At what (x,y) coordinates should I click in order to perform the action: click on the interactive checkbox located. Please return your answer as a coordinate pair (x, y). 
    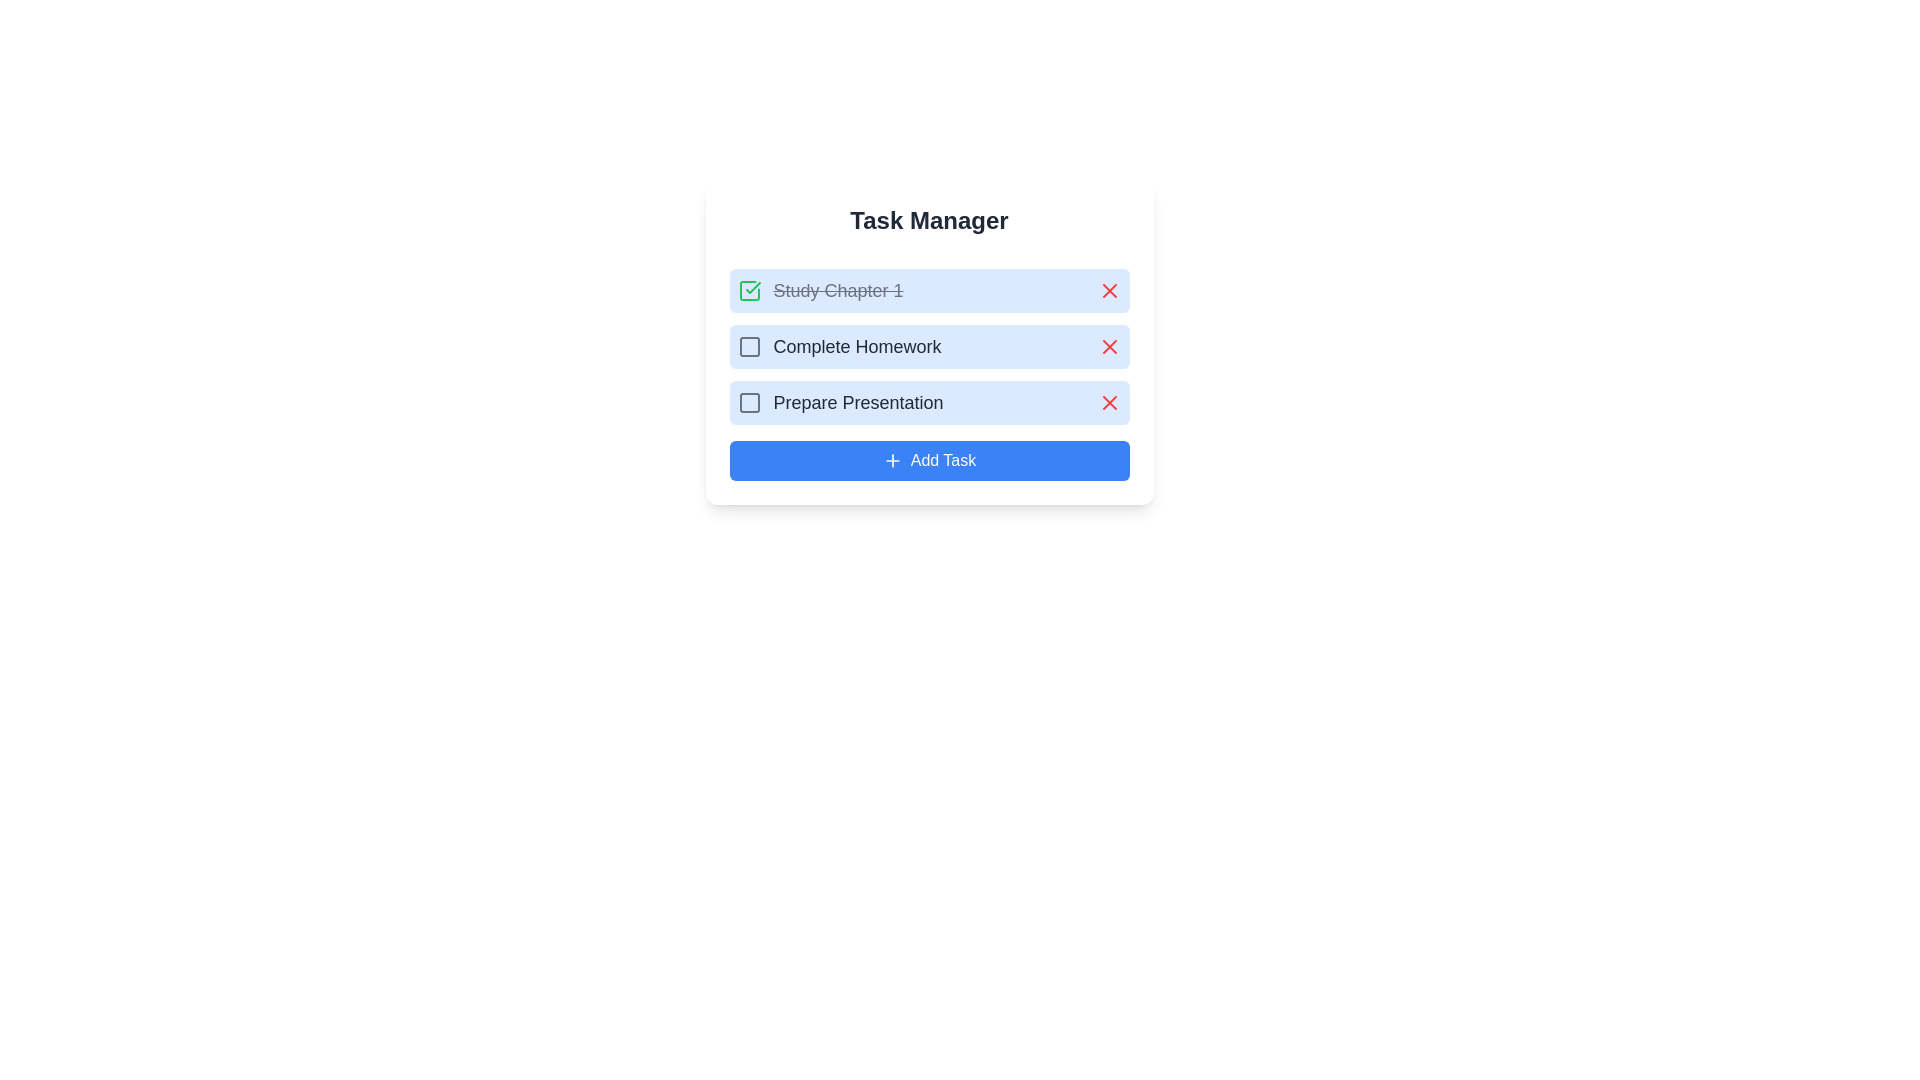
    Looking at the image, I should click on (748, 346).